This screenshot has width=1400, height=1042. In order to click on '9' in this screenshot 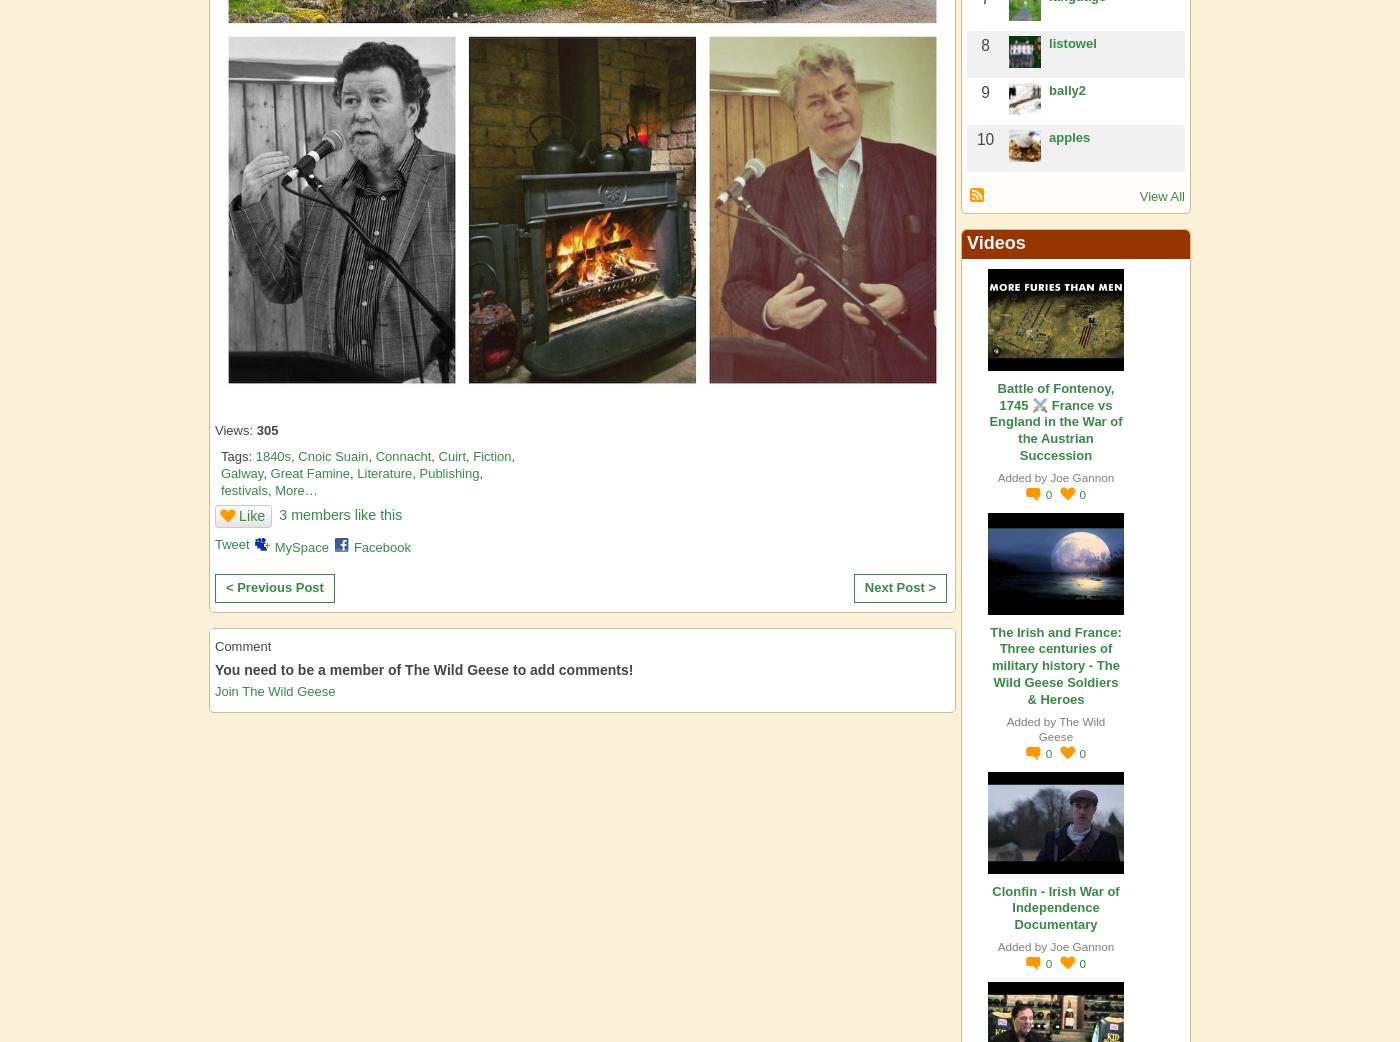, I will do `click(985, 91)`.